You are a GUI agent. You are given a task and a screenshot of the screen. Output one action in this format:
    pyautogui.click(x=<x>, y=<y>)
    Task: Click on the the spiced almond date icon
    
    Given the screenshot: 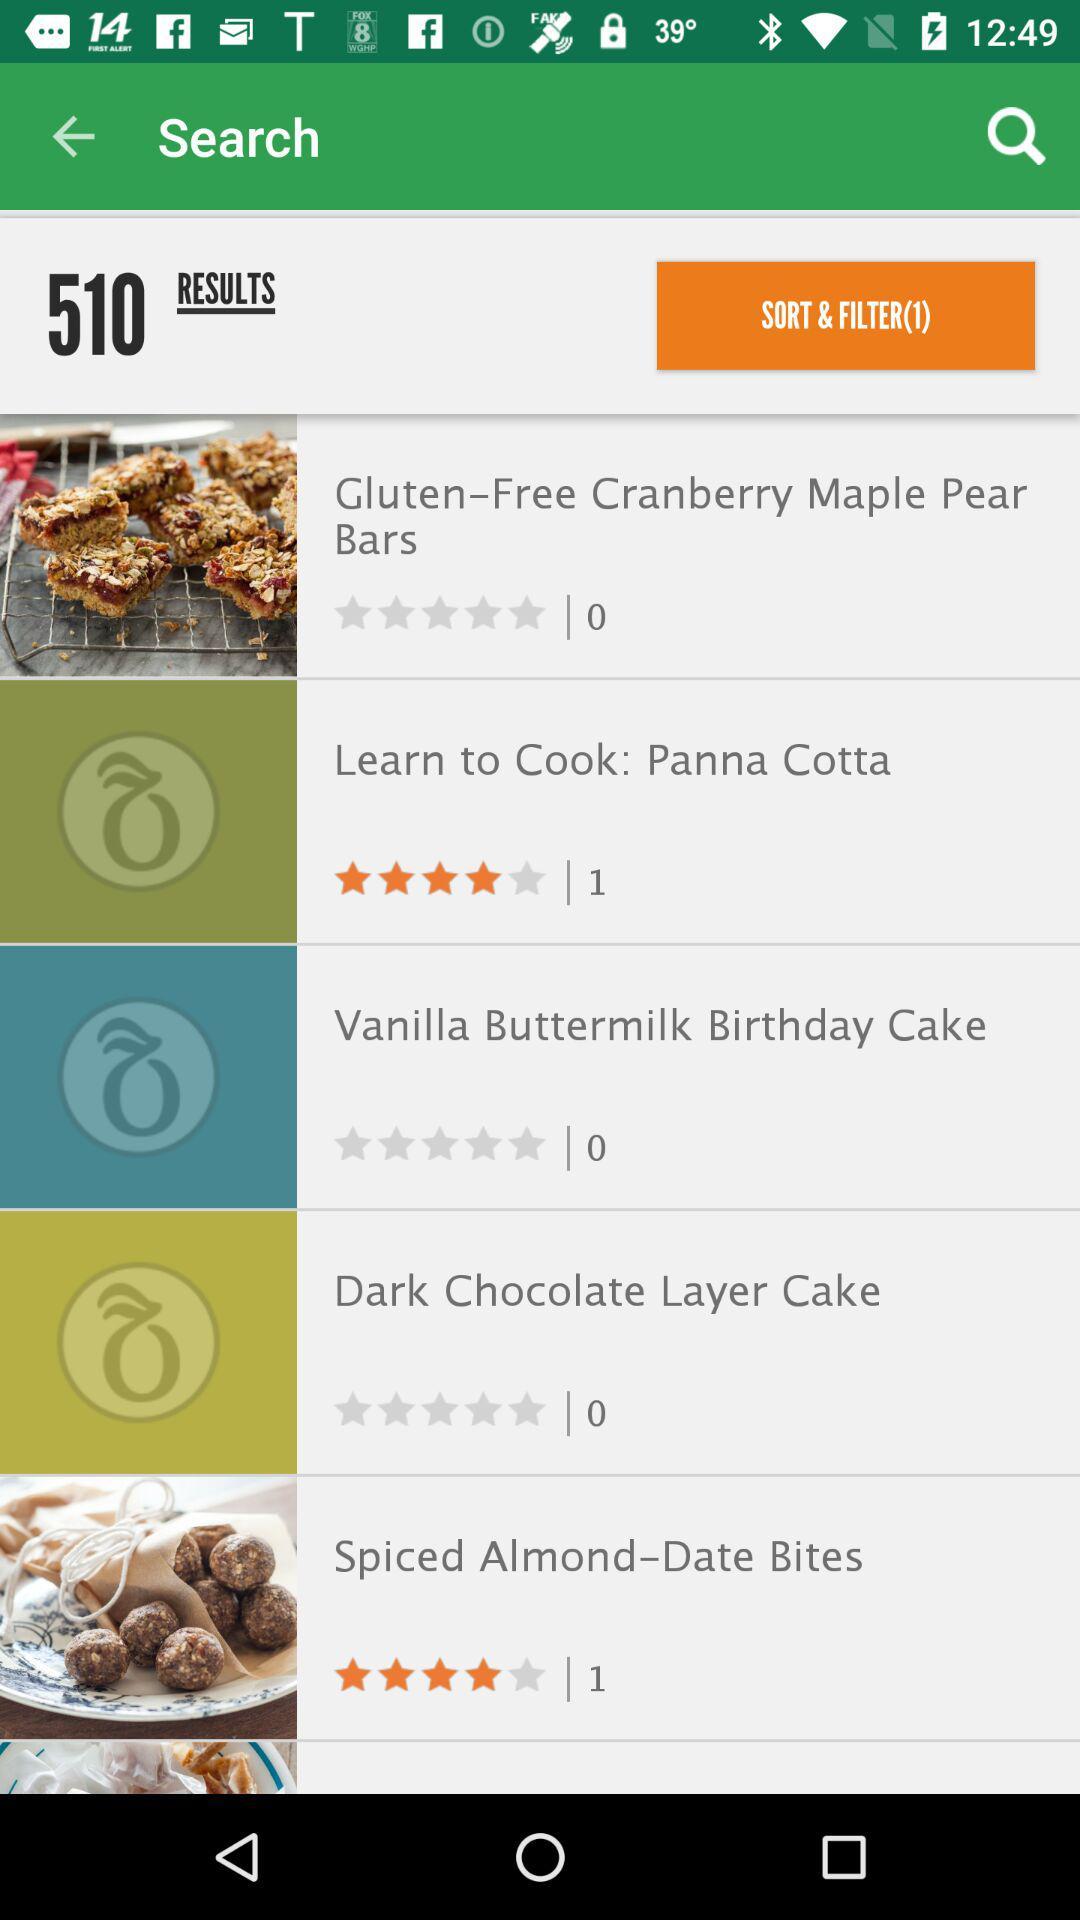 What is the action you would take?
    pyautogui.click(x=683, y=1555)
    